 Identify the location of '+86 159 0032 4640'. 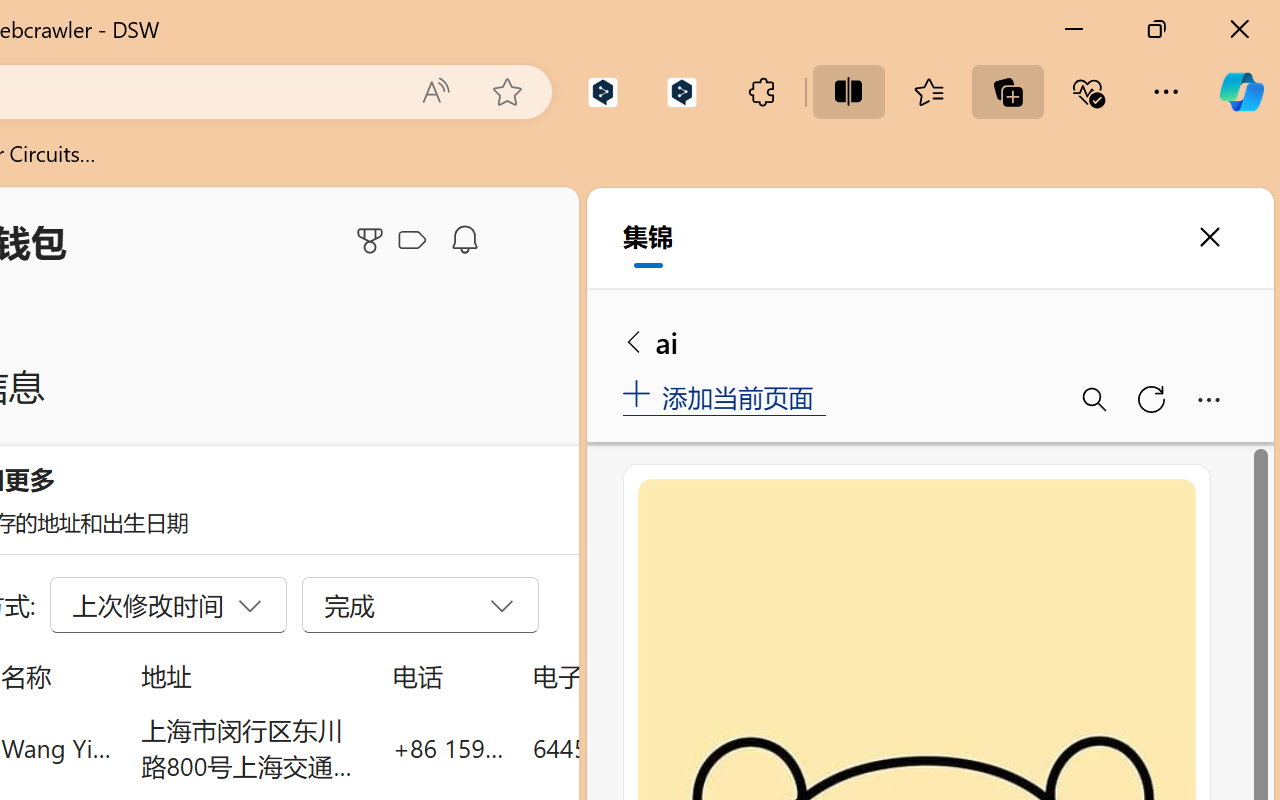
(447, 747).